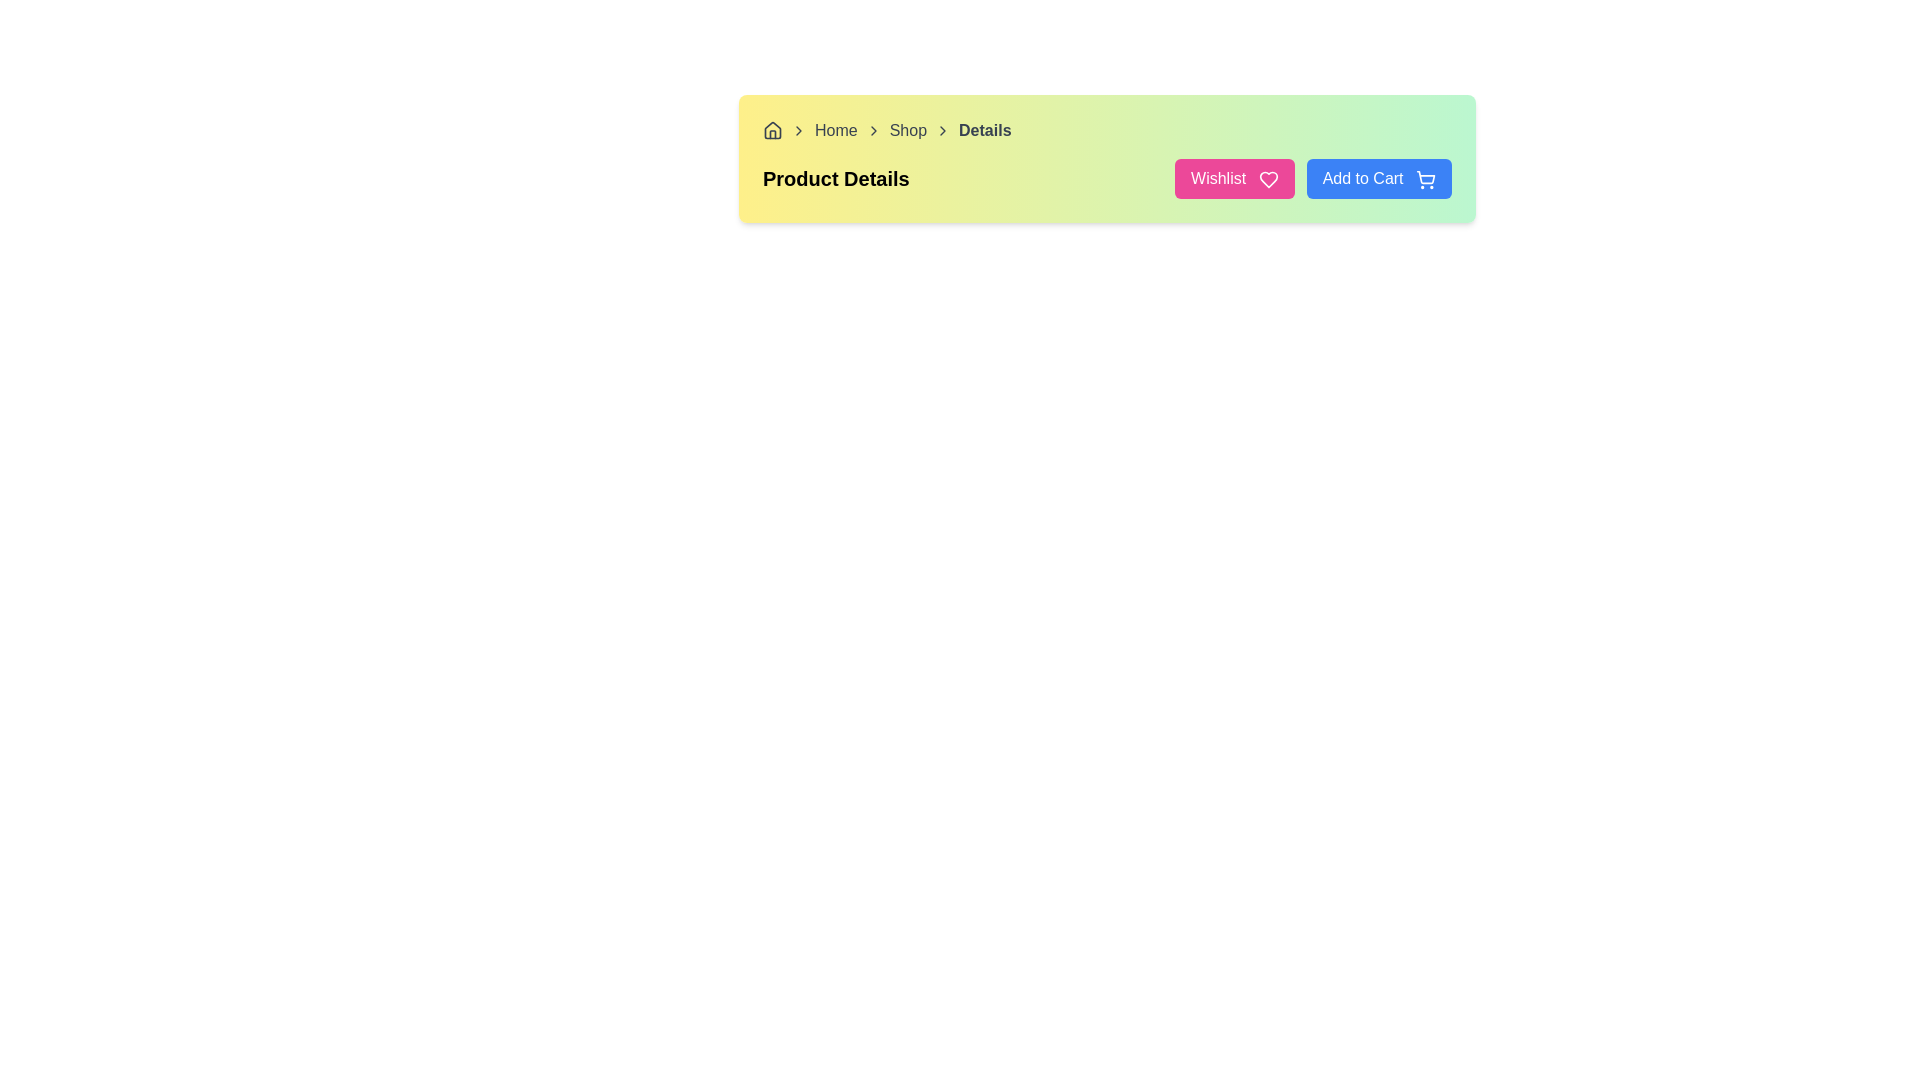 Image resolution: width=1920 pixels, height=1080 pixels. What do you see at coordinates (771, 131) in the screenshot?
I see `the house icon in the breadcrumb navigation` at bounding box center [771, 131].